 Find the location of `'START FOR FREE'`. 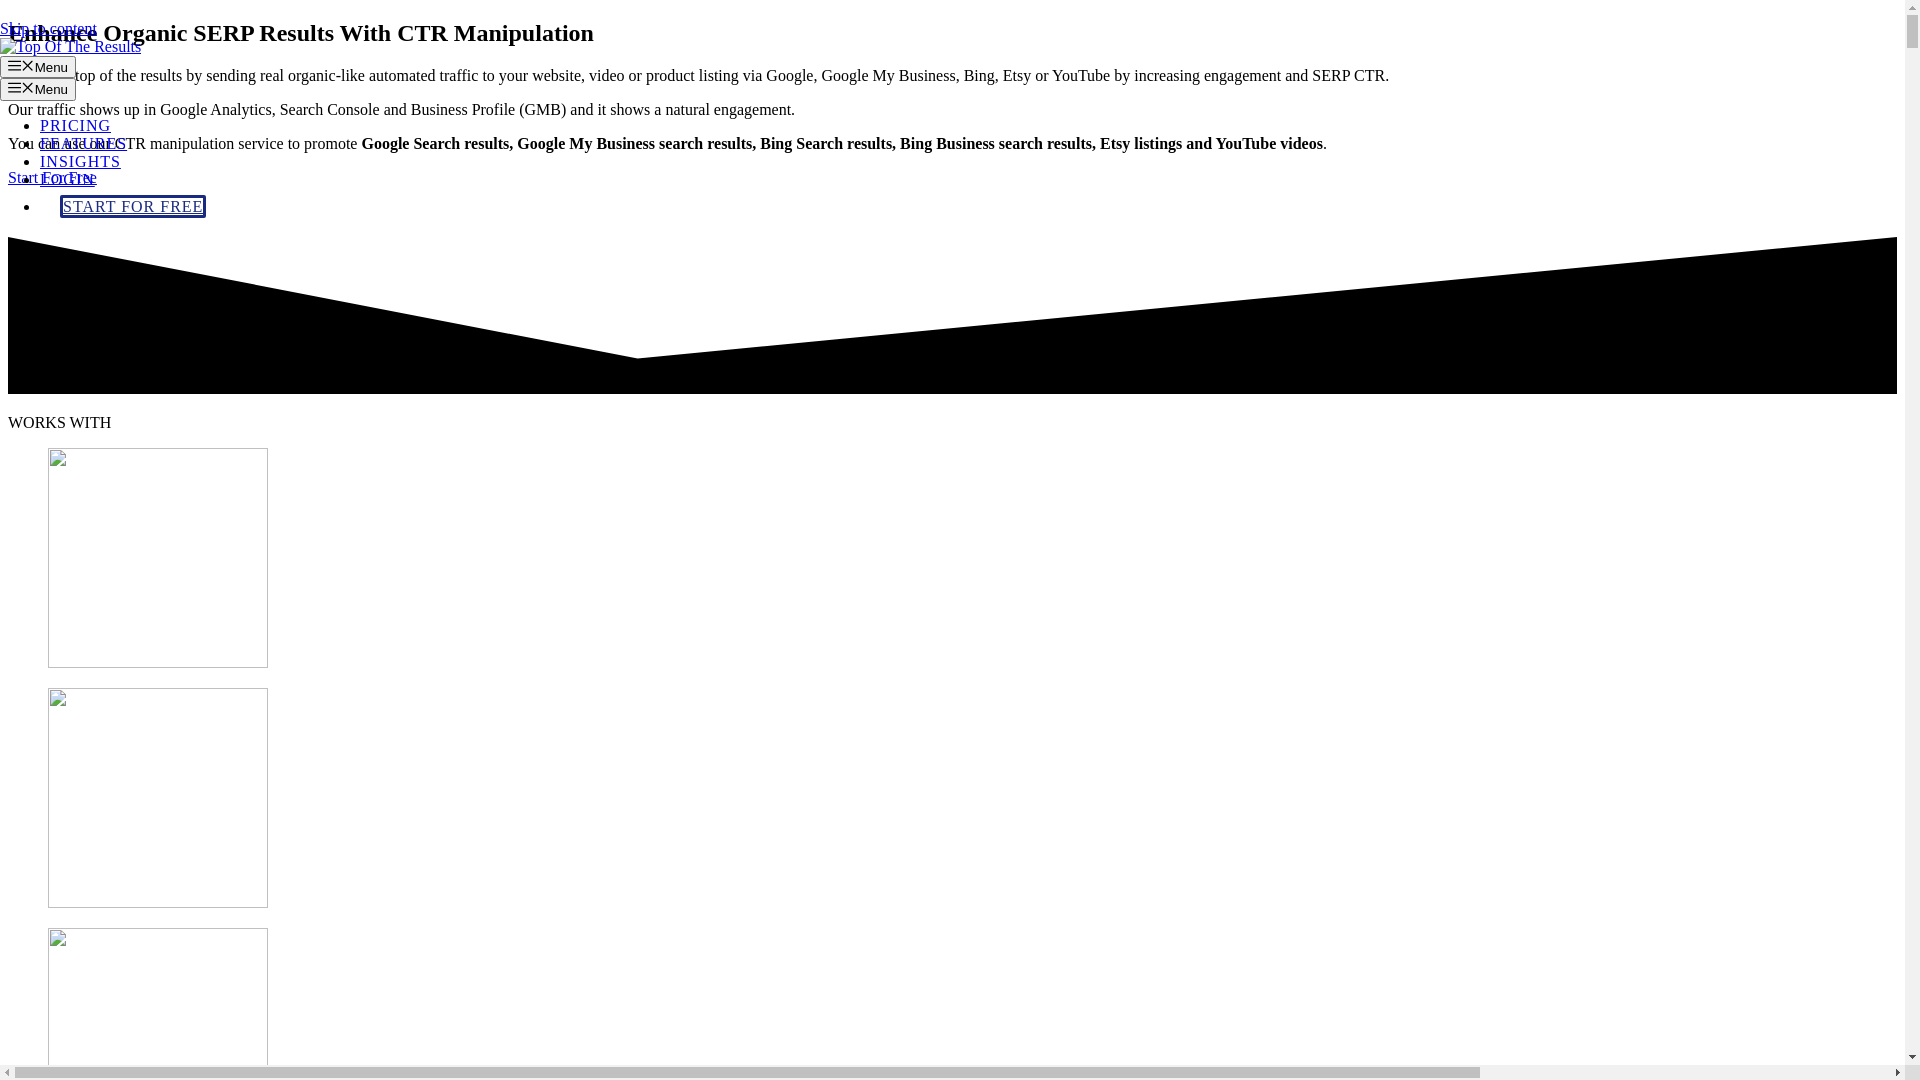

'START FOR FREE' is located at coordinates (59, 206).